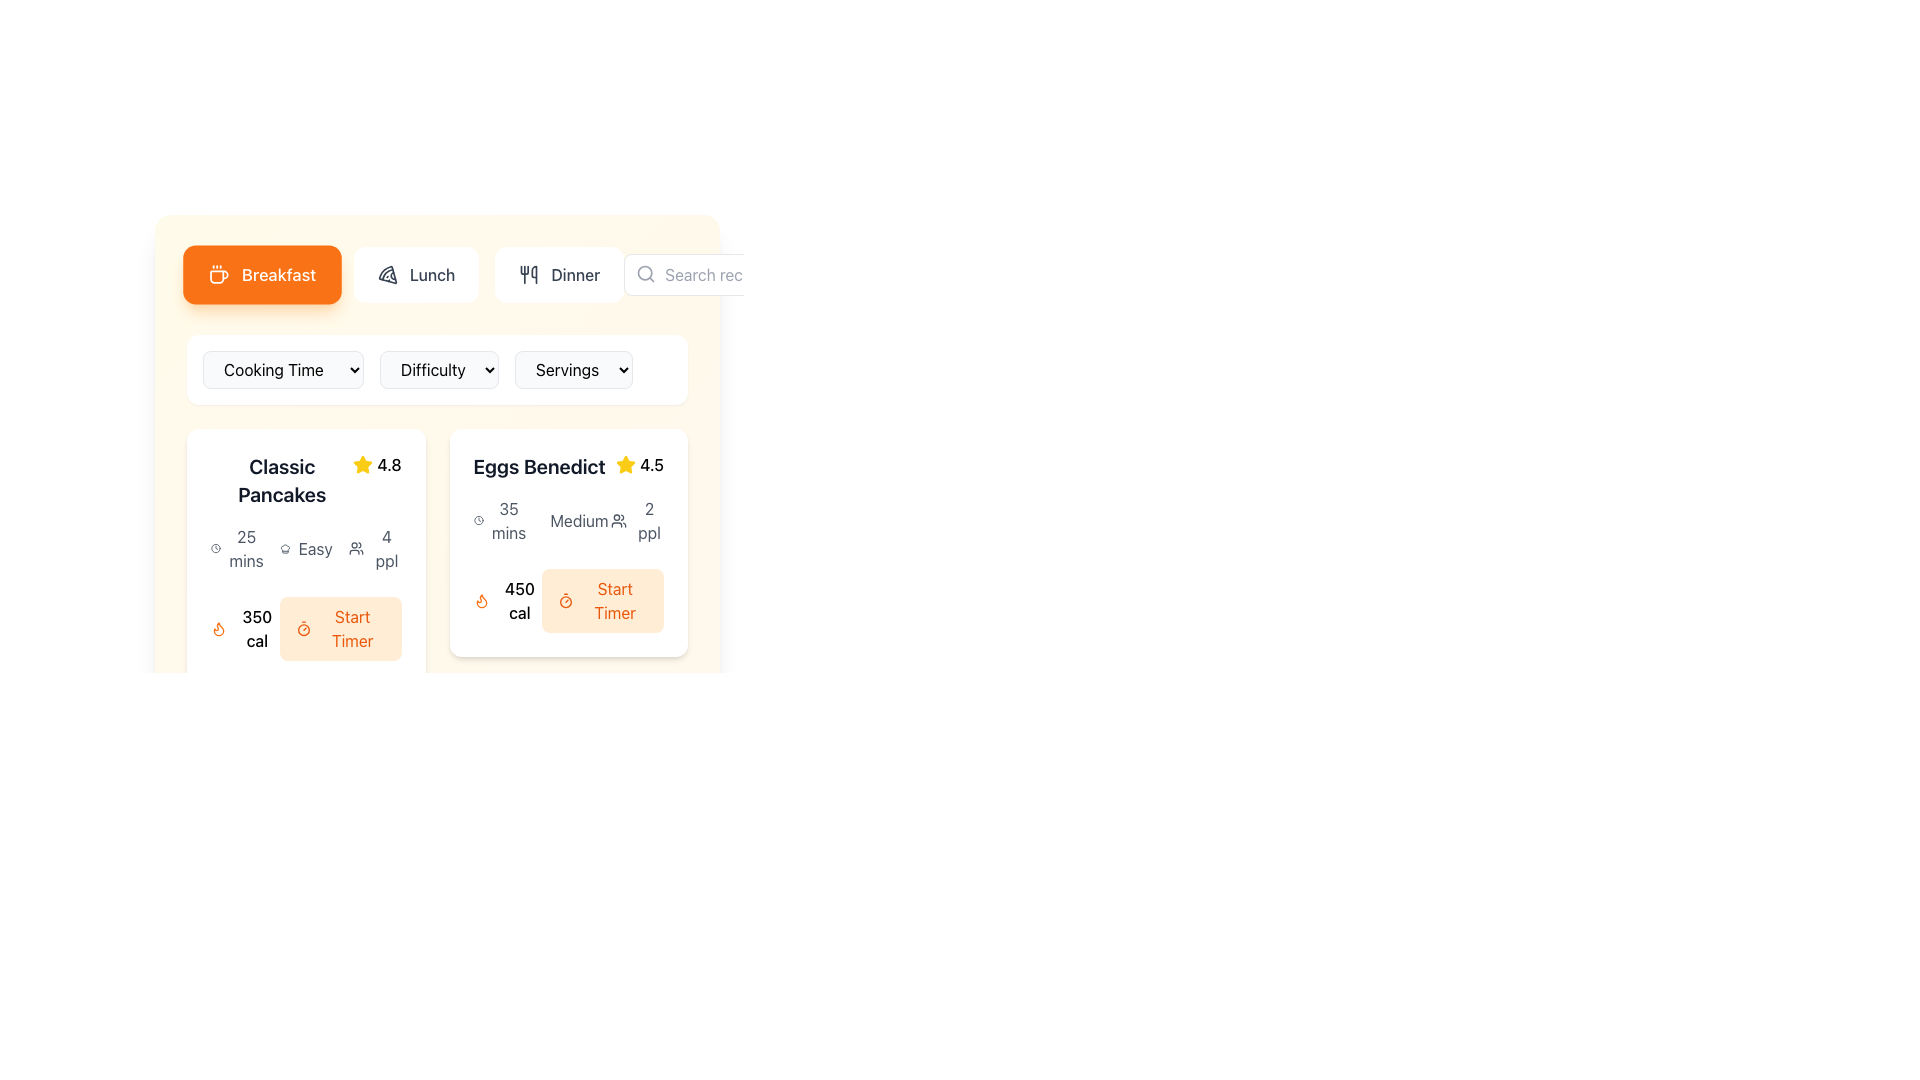 Image resolution: width=1920 pixels, height=1080 pixels. What do you see at coordinates (519, 600) in the screenshot?
I see `the text element that displays the number of calories for the 'Eggs Benedict' dish, located in the bottom left corner of the card and beneath the flame icon` at bounding box center [519, 600].